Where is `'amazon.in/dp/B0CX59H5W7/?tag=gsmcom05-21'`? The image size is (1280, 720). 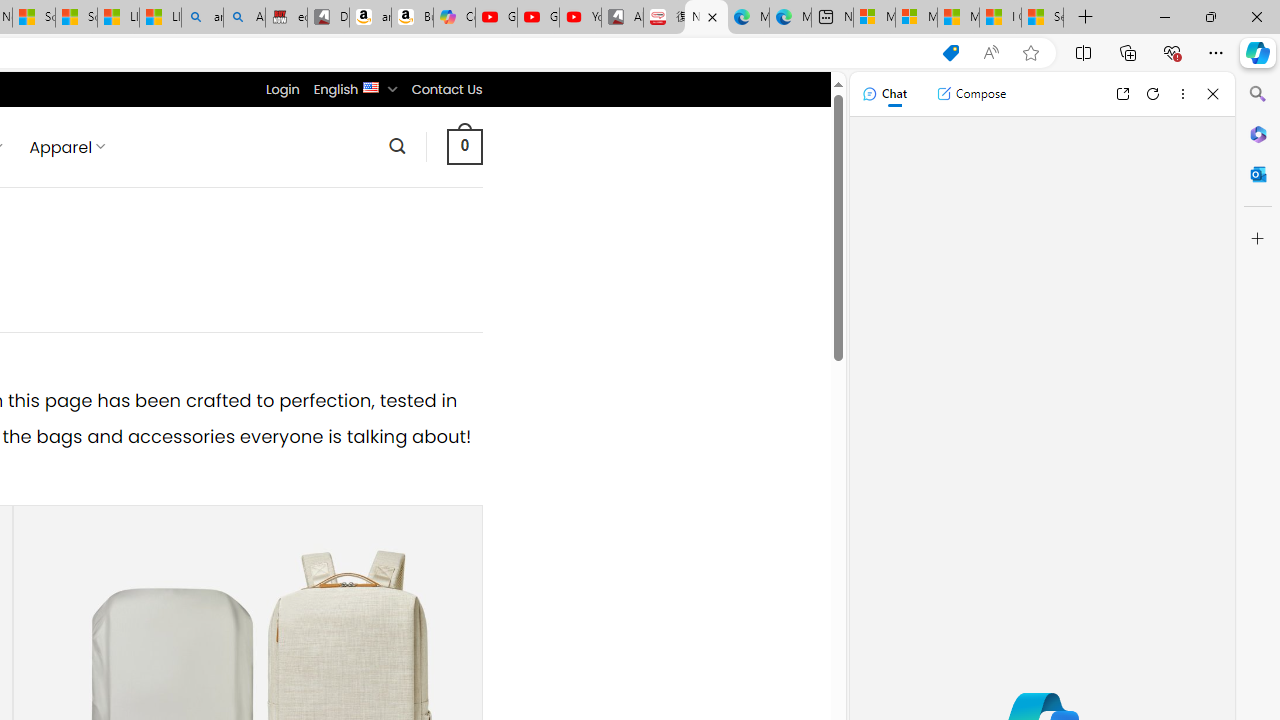
'amazon.in/dp/B0CX59H5W7/?tag=gsmcom05-21' is located at coordinates (369, 17).